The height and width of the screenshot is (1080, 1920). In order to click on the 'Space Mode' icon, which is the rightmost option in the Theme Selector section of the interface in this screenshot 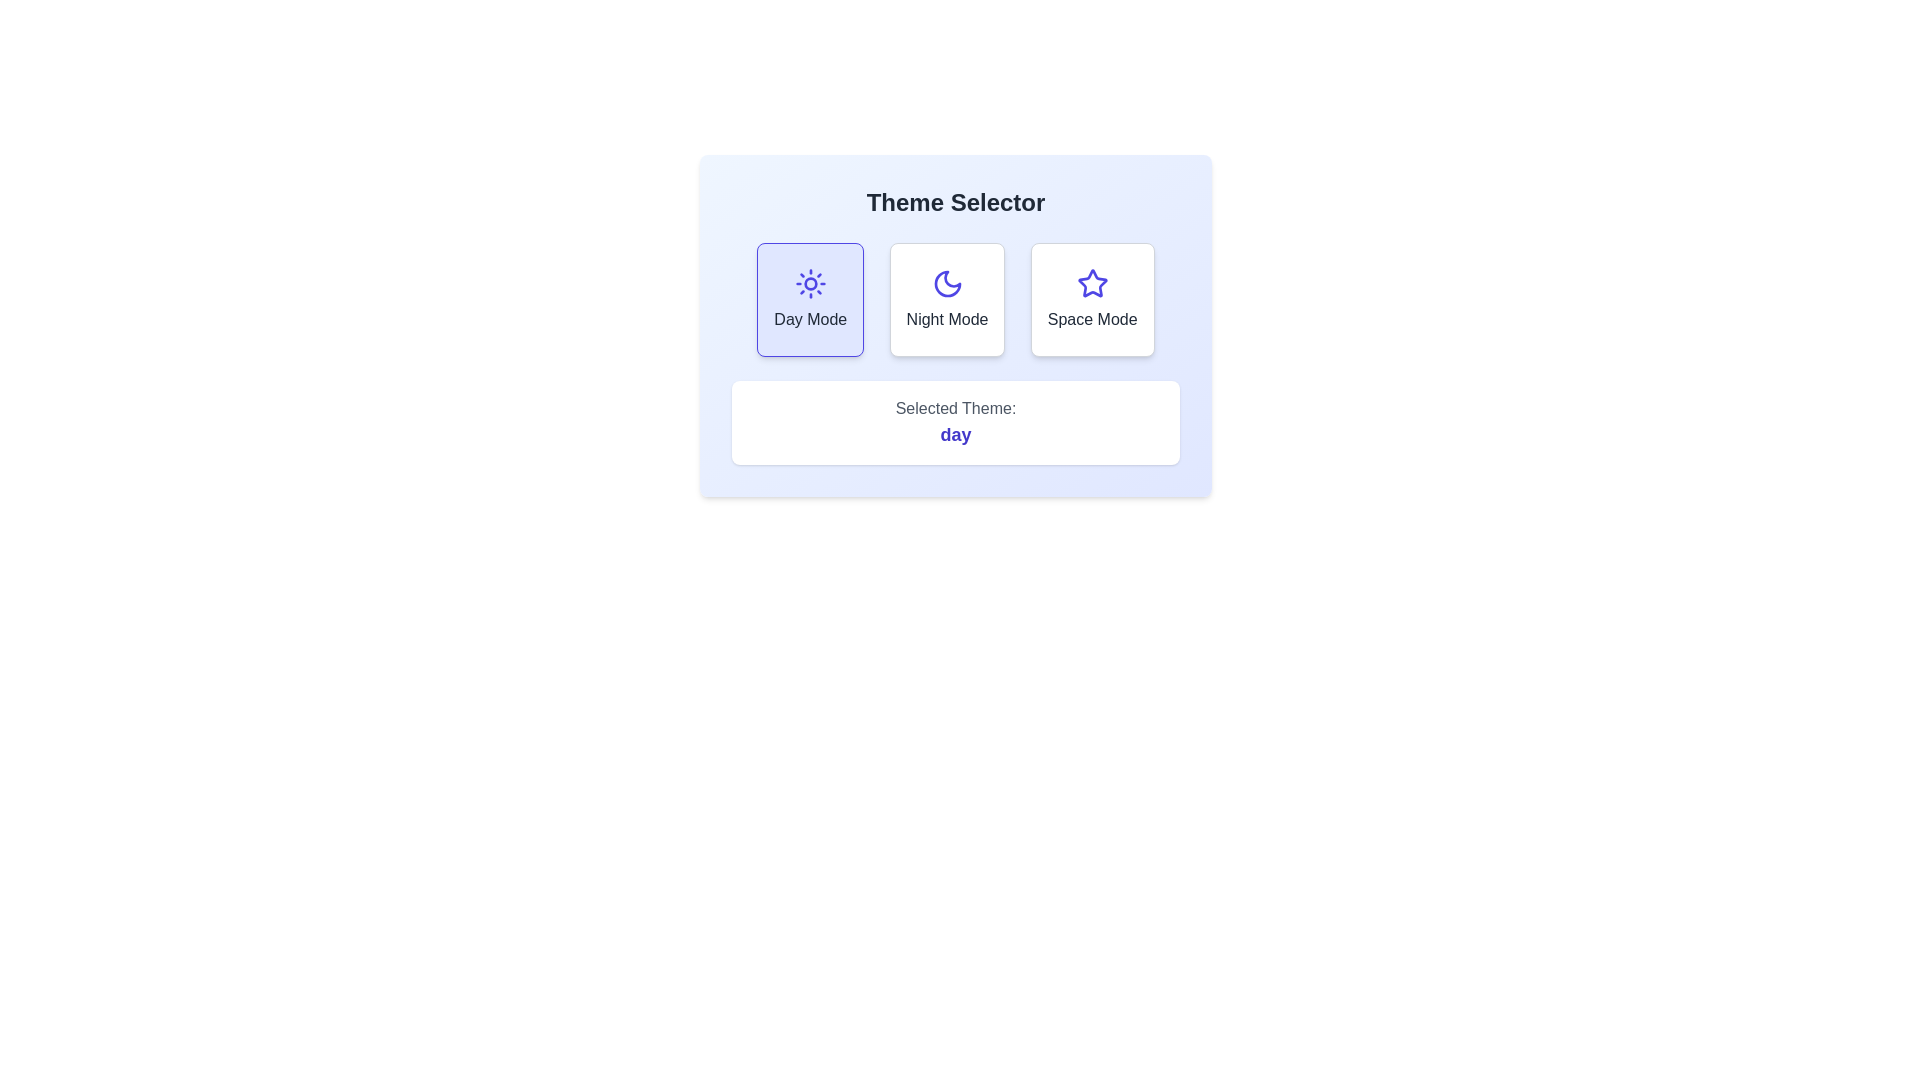, I will do `click(1091, 284)`.